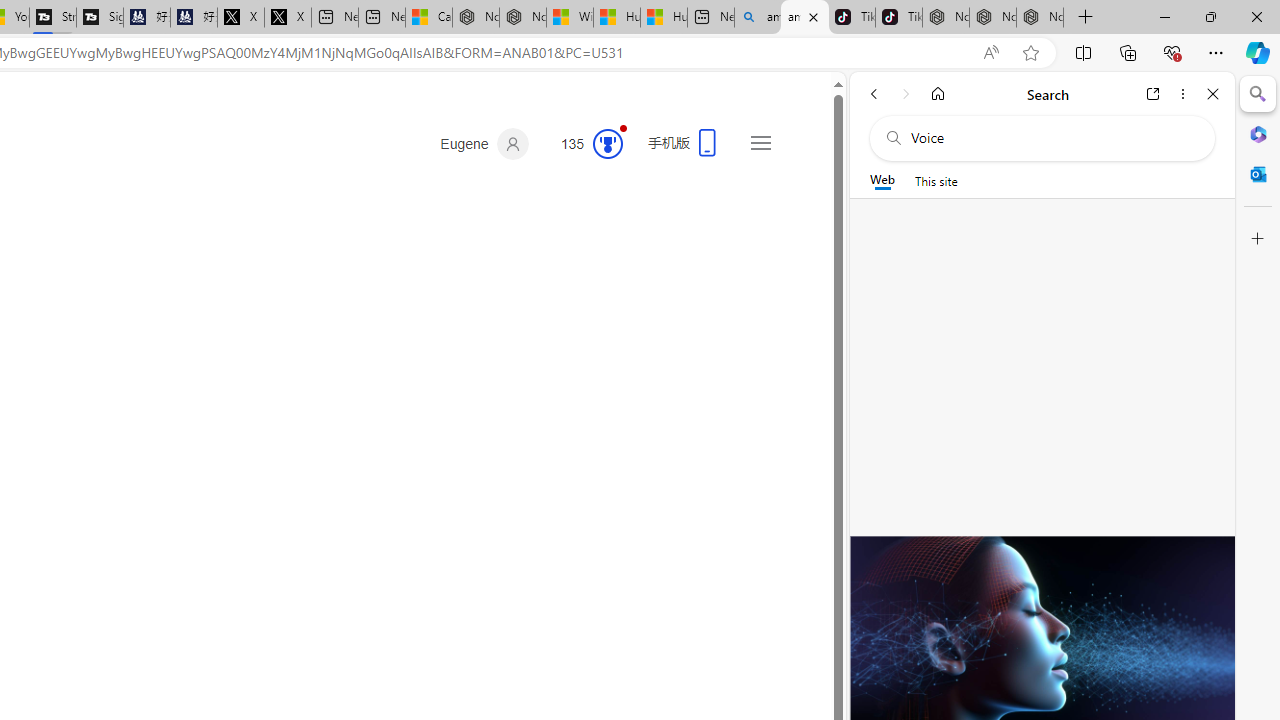 The width and height of the screenshot is (1280, 720). Describe the element at coordinates (1153, 93) in the screenshot. I see `'Open link in new tab'` at that location.